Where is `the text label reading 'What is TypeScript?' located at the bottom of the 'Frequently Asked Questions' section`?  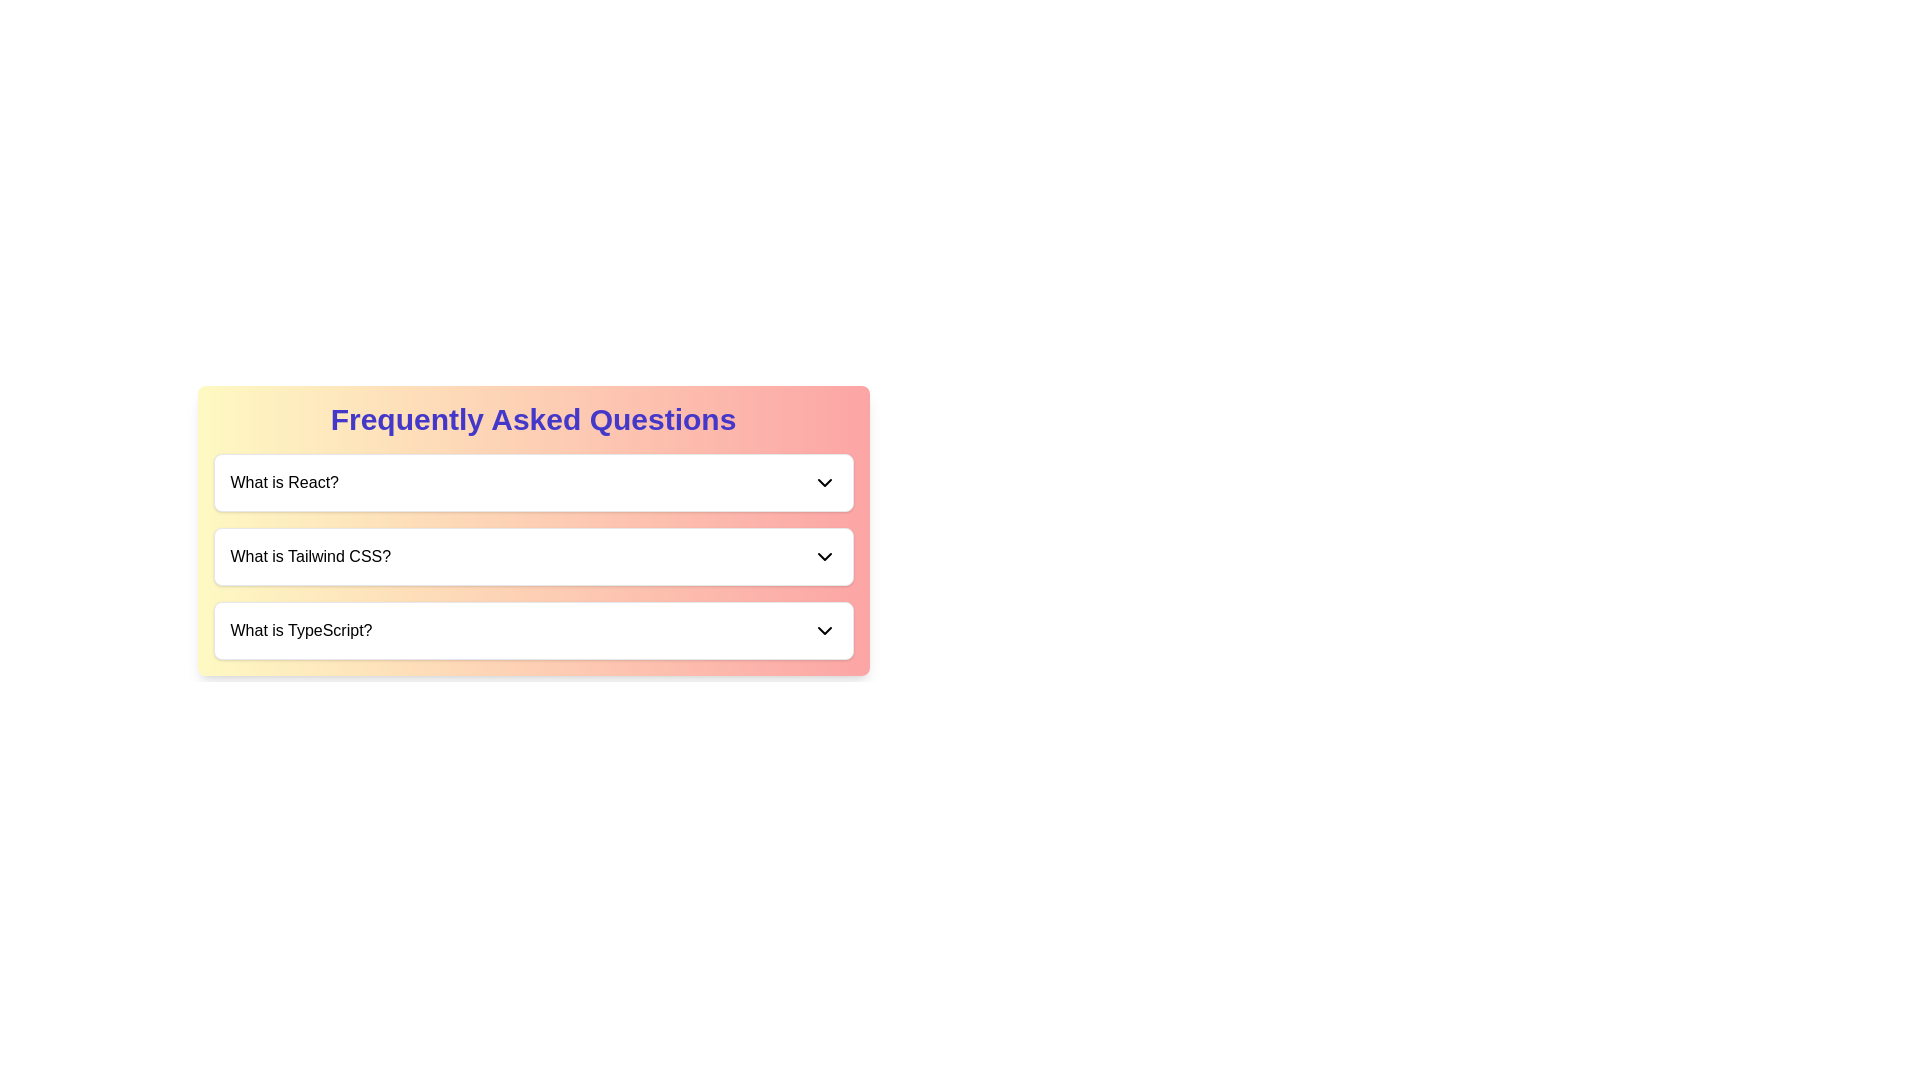
the text label reading 'What is TypeScript?' located at the bottom of the 'Frequently Asked Questions' section is located at coordinates (300, 631).